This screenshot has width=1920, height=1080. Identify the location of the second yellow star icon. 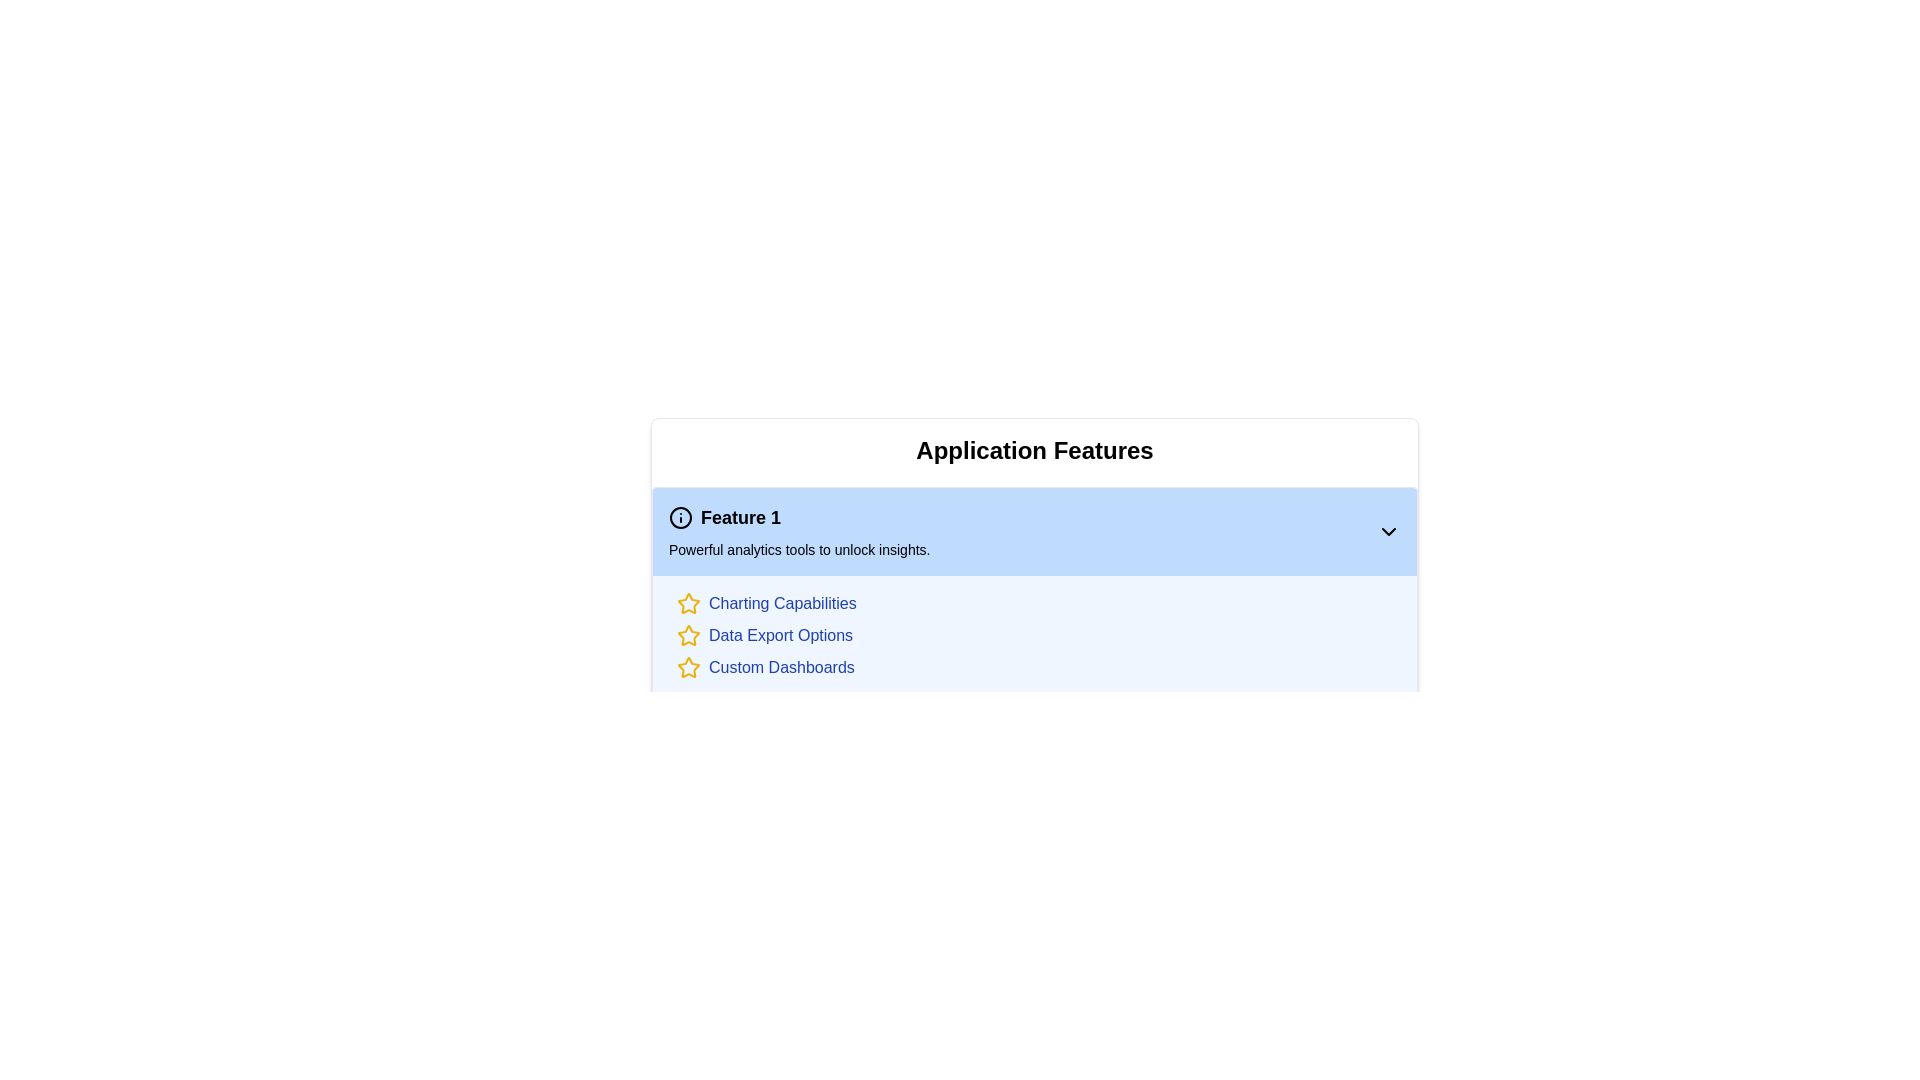
(689, 602).